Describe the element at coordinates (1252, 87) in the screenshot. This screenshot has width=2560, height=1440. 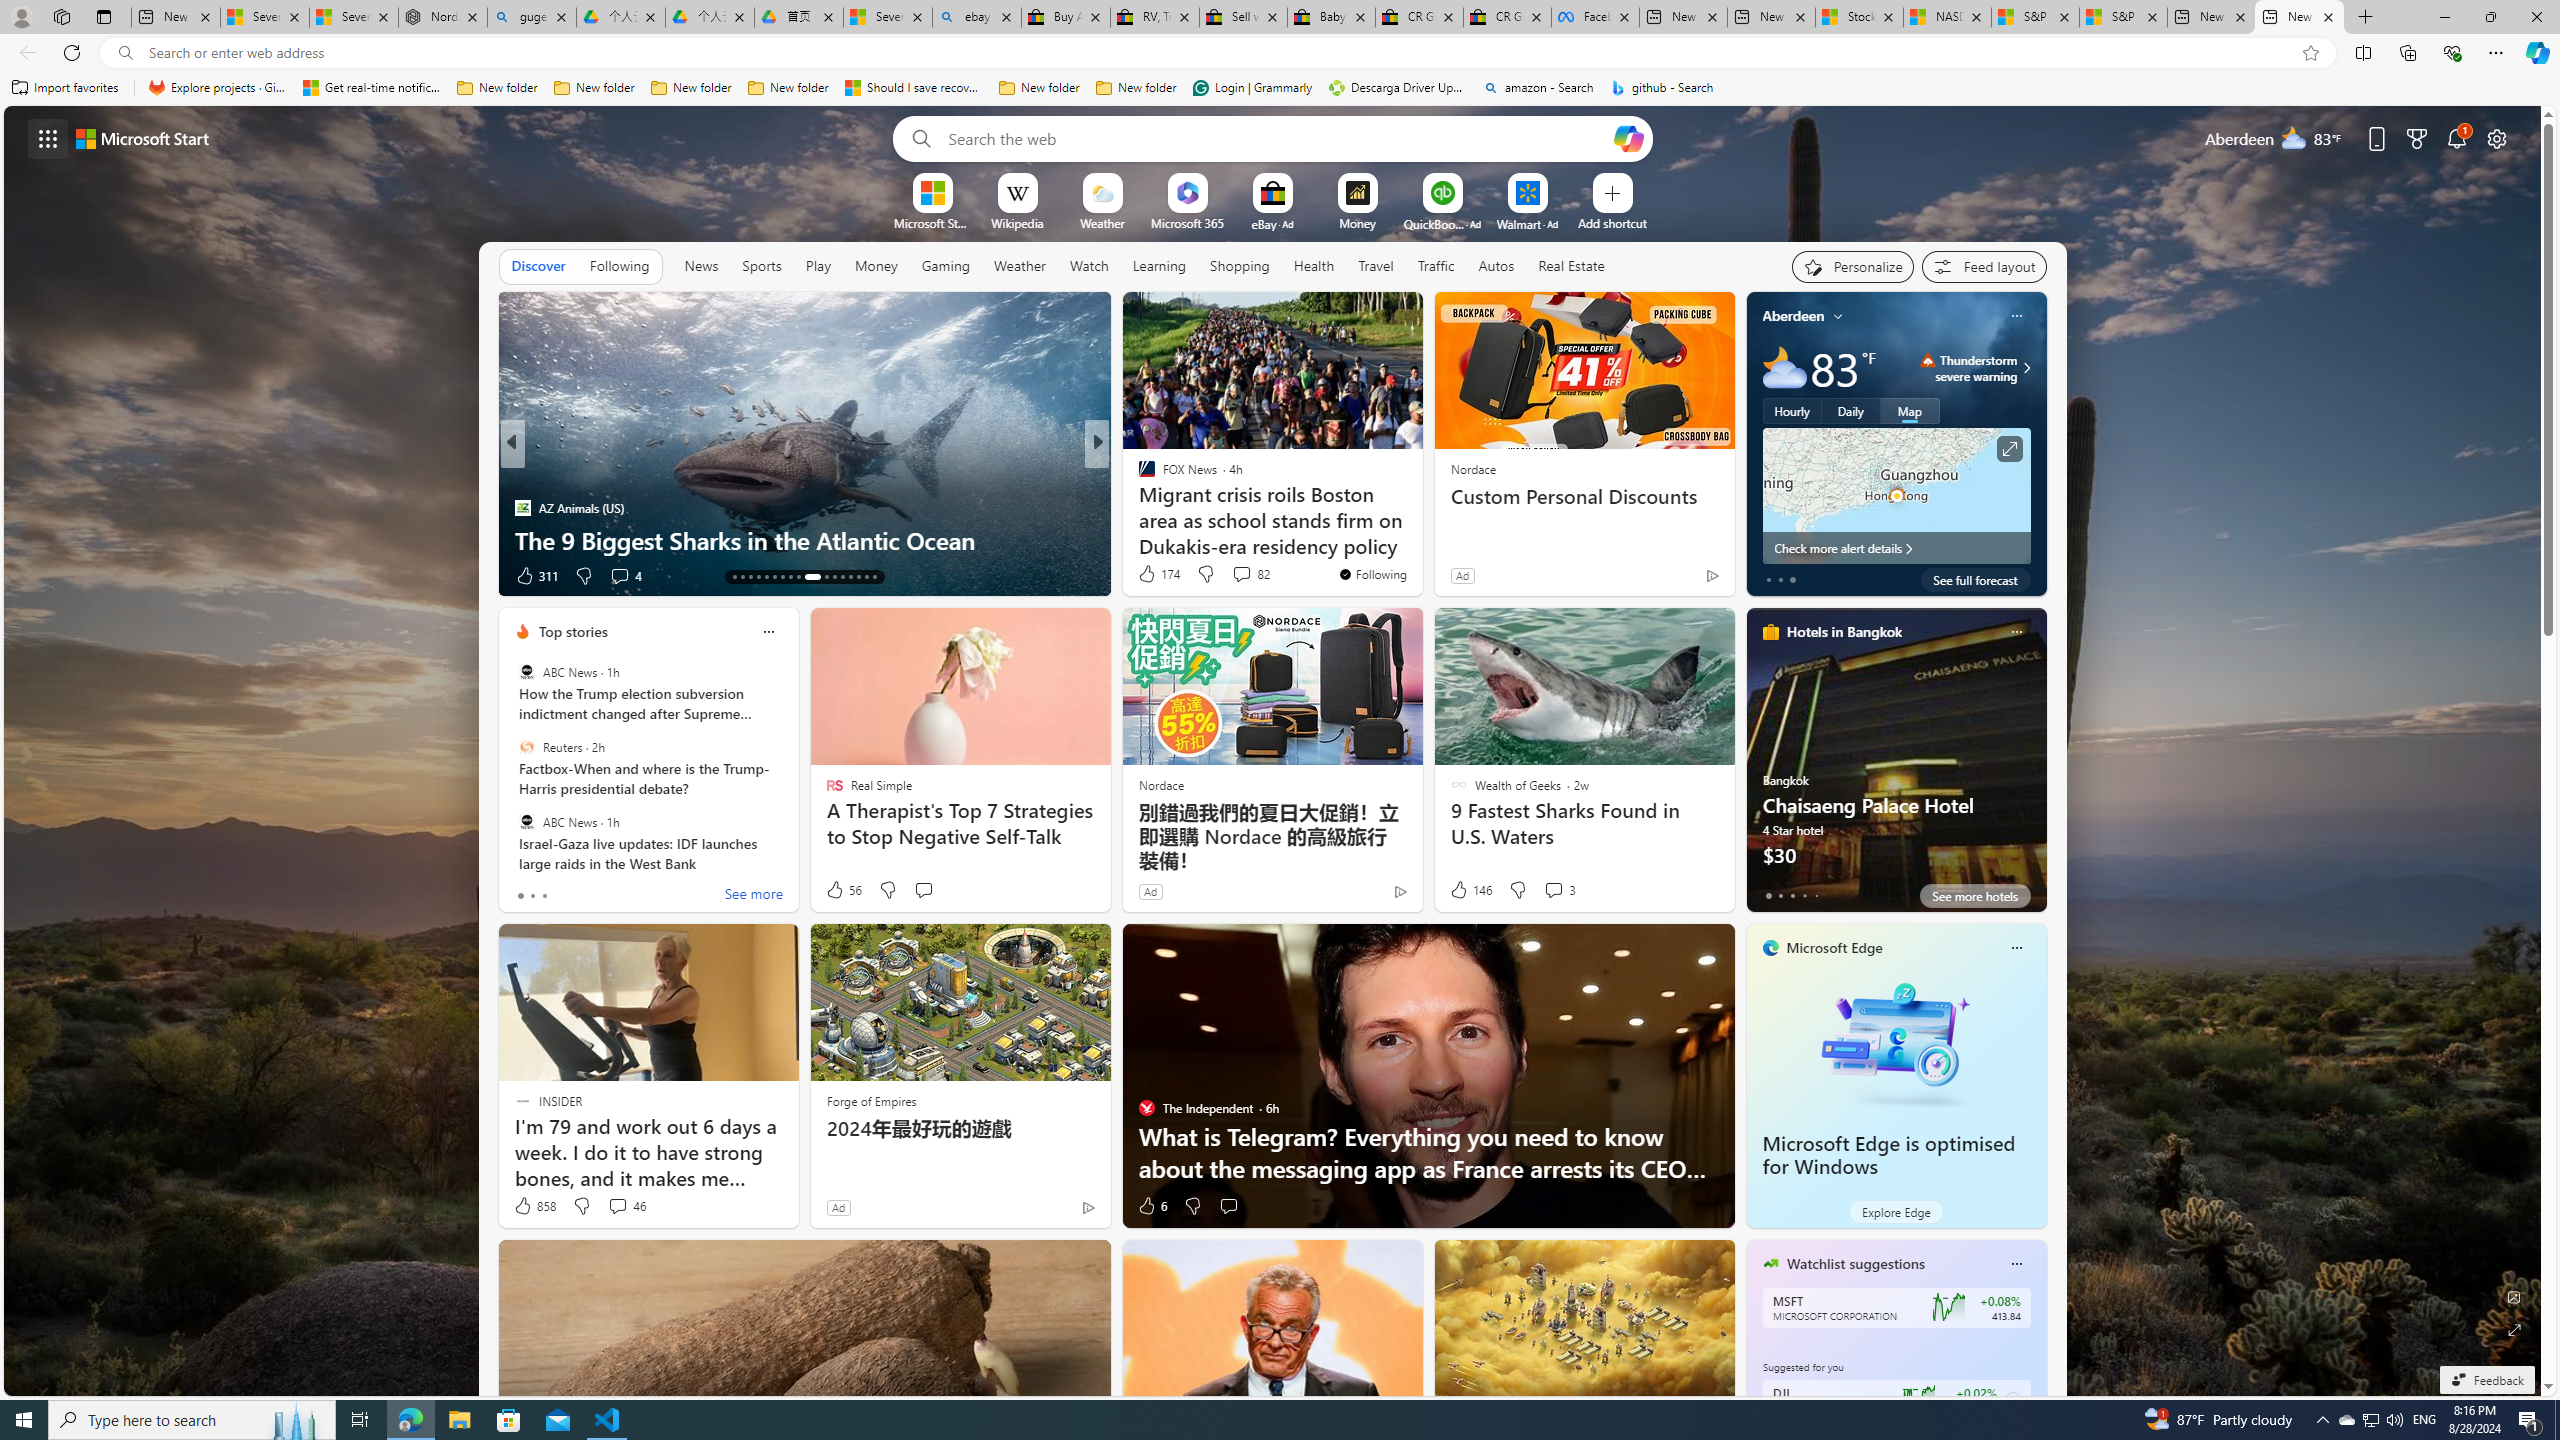
I see `'Login | Grammarly'` at that location.